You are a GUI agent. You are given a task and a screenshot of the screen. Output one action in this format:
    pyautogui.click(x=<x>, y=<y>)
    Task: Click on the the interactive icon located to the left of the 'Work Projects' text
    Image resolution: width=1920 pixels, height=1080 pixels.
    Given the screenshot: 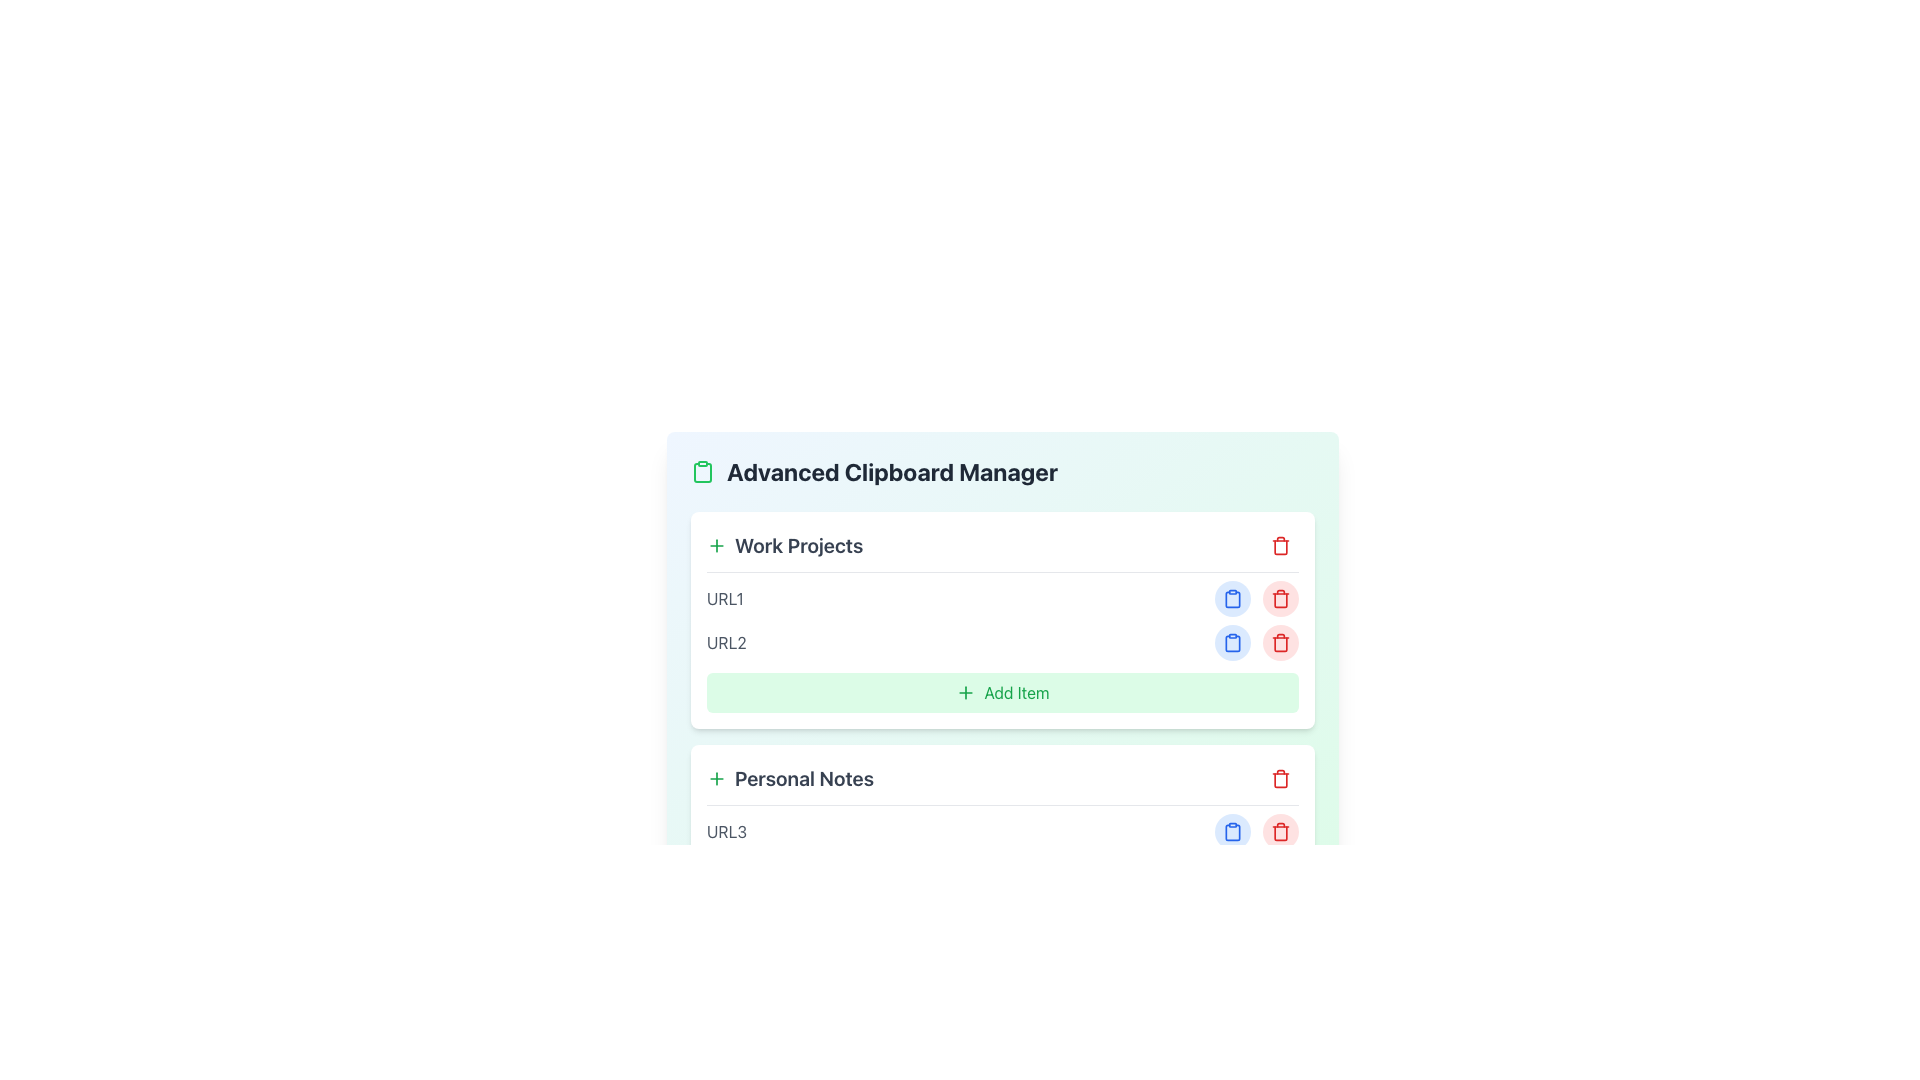 What is the action you would take?
    pyautogui.click(x=716, y=546)
    